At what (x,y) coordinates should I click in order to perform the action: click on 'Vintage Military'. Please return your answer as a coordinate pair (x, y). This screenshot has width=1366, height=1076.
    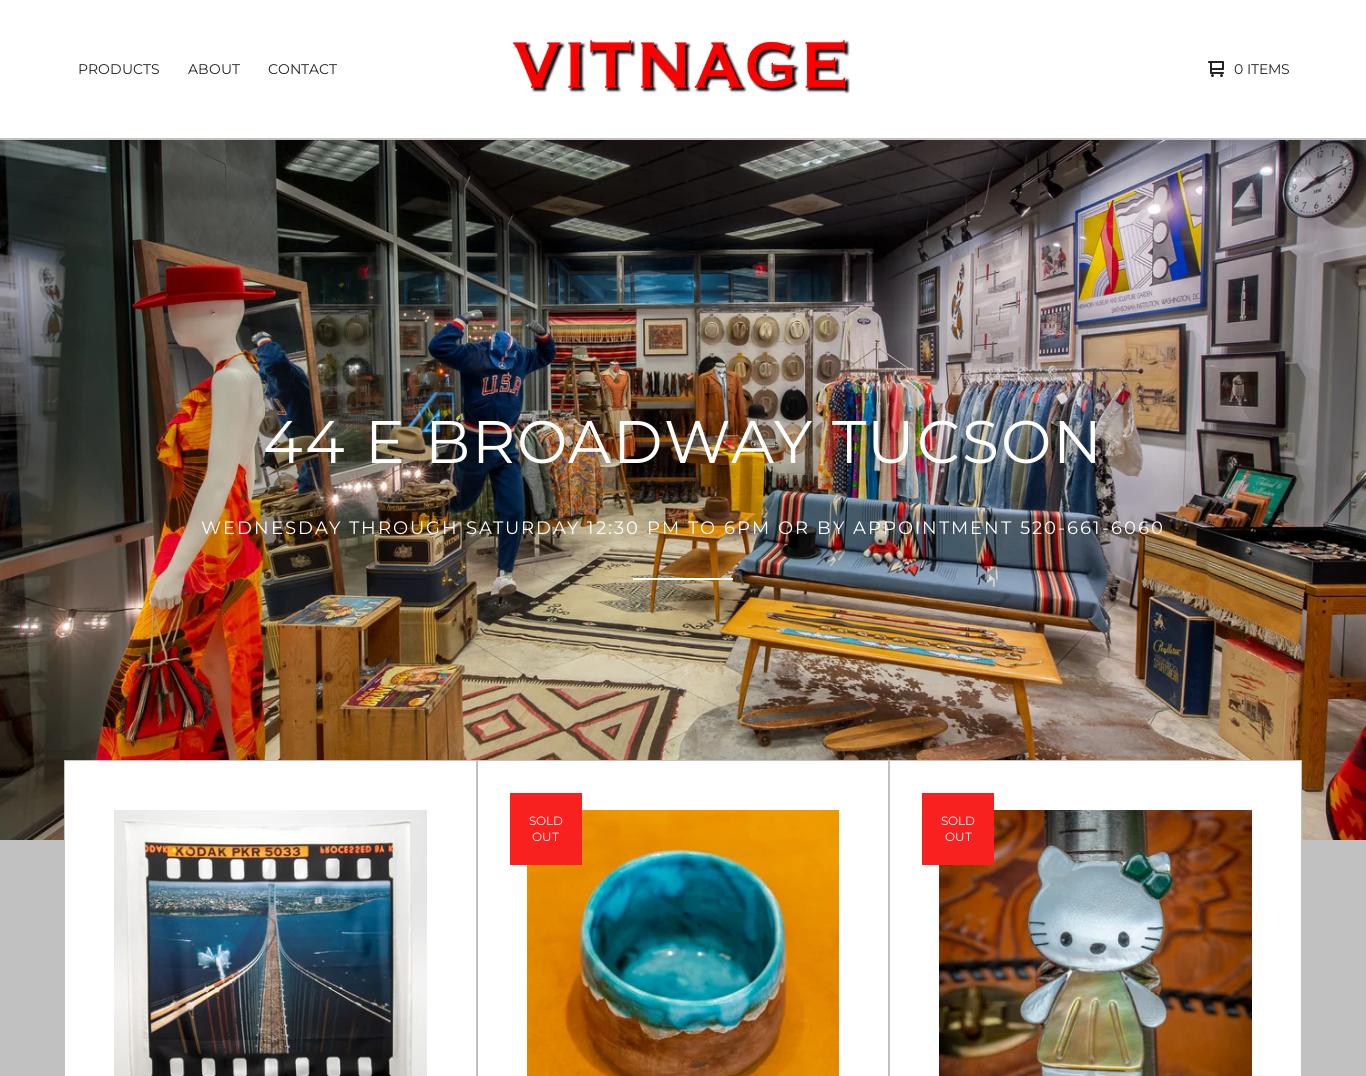
    Looking at the image, I should click on (147, 479).